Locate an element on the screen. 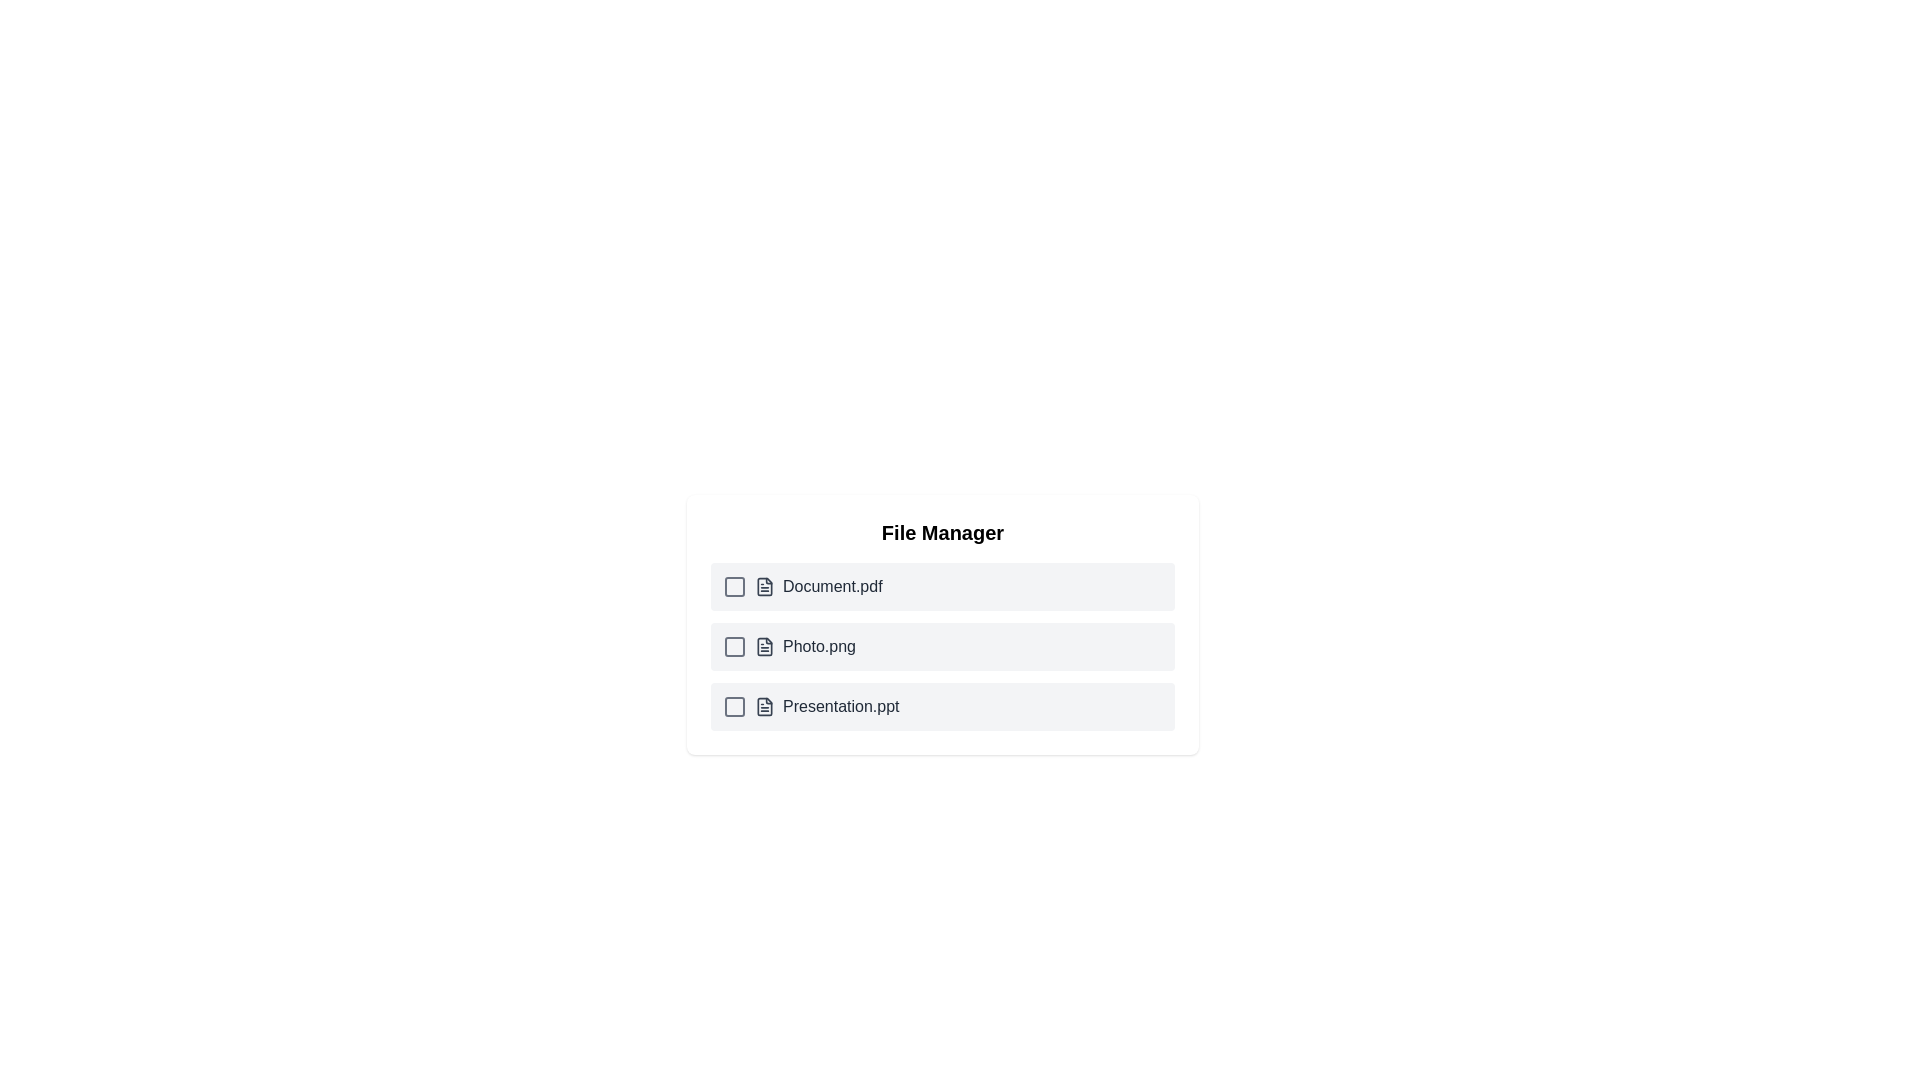 The width and height of the screenshot is (1920, 1080). the square outline icon styled in a minimalistic design with a gray border, located to the far left within the horizontal group of elements associated with the 'Presentation.ppt' row in a file manager interface is located at coordinates (733, 705).